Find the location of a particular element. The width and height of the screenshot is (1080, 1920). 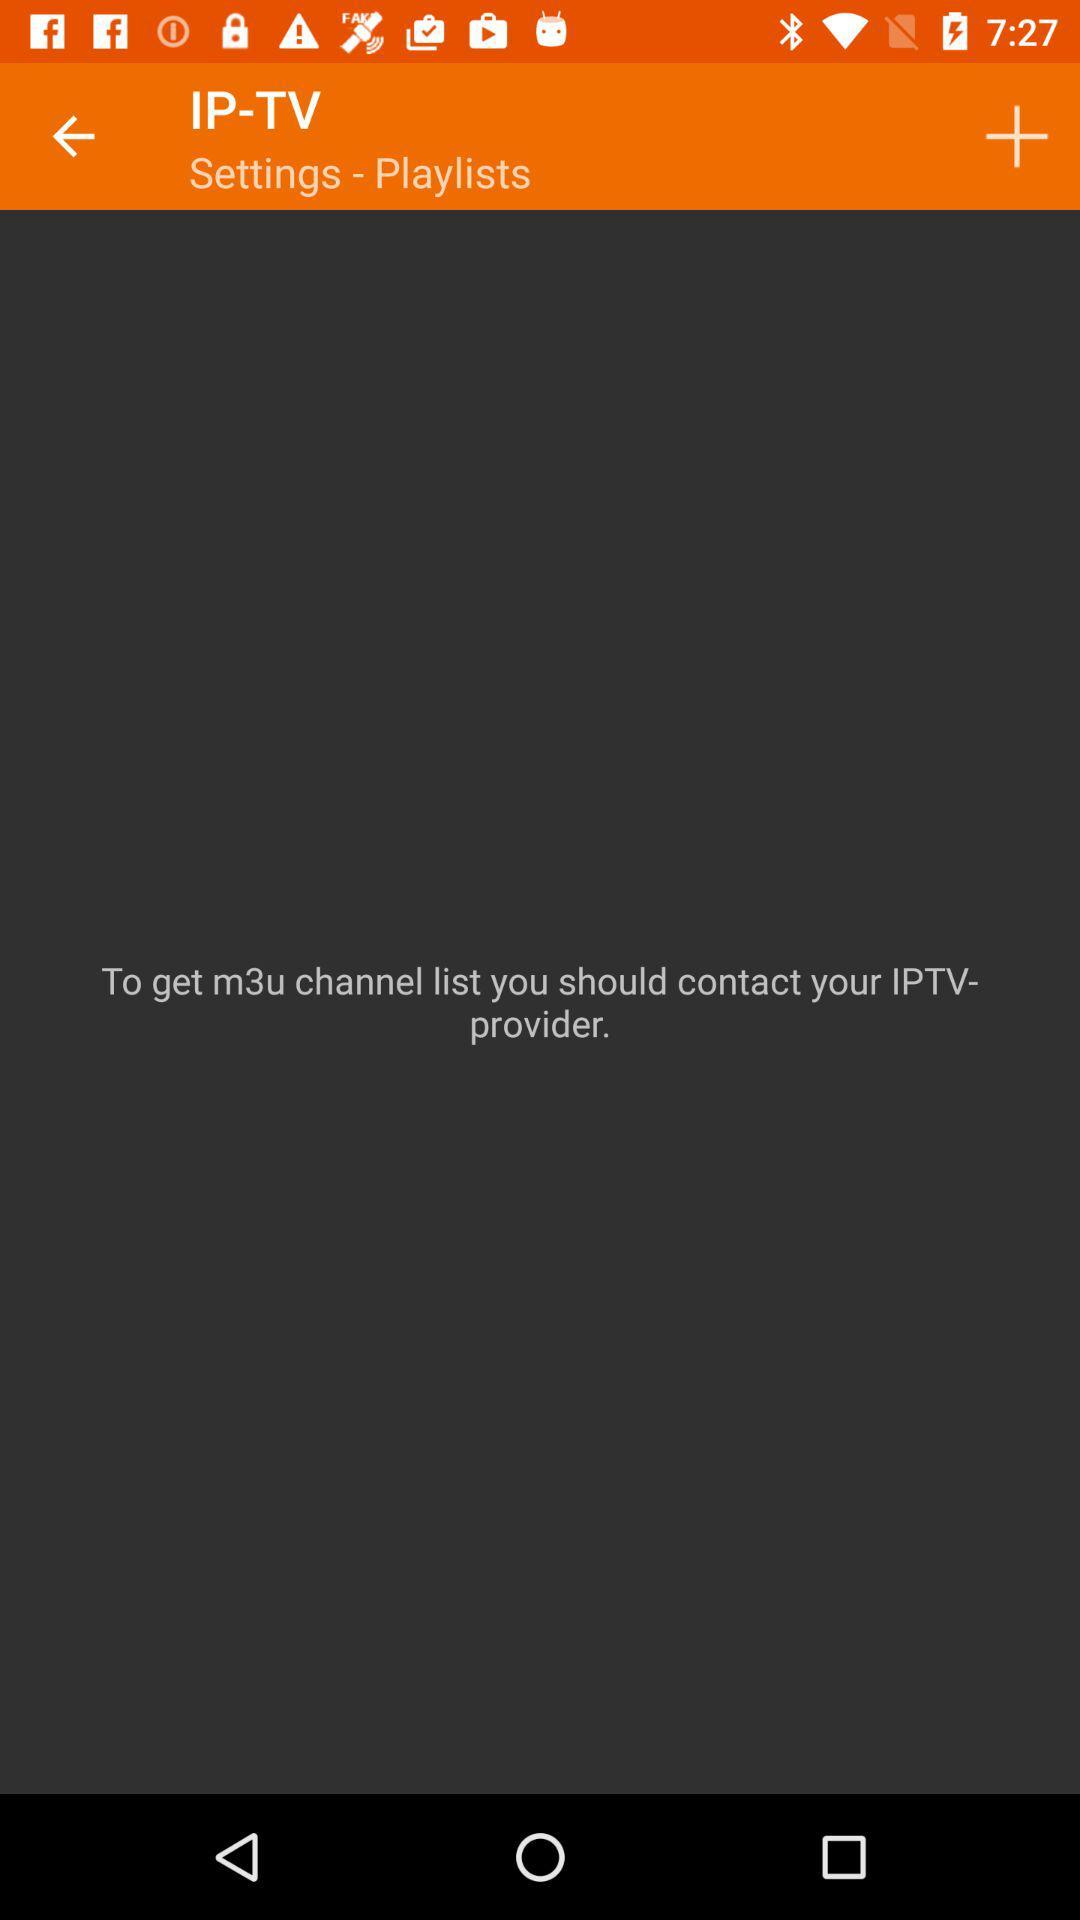

item next to settings - playlists icon is located at coordinates (1017, 135).